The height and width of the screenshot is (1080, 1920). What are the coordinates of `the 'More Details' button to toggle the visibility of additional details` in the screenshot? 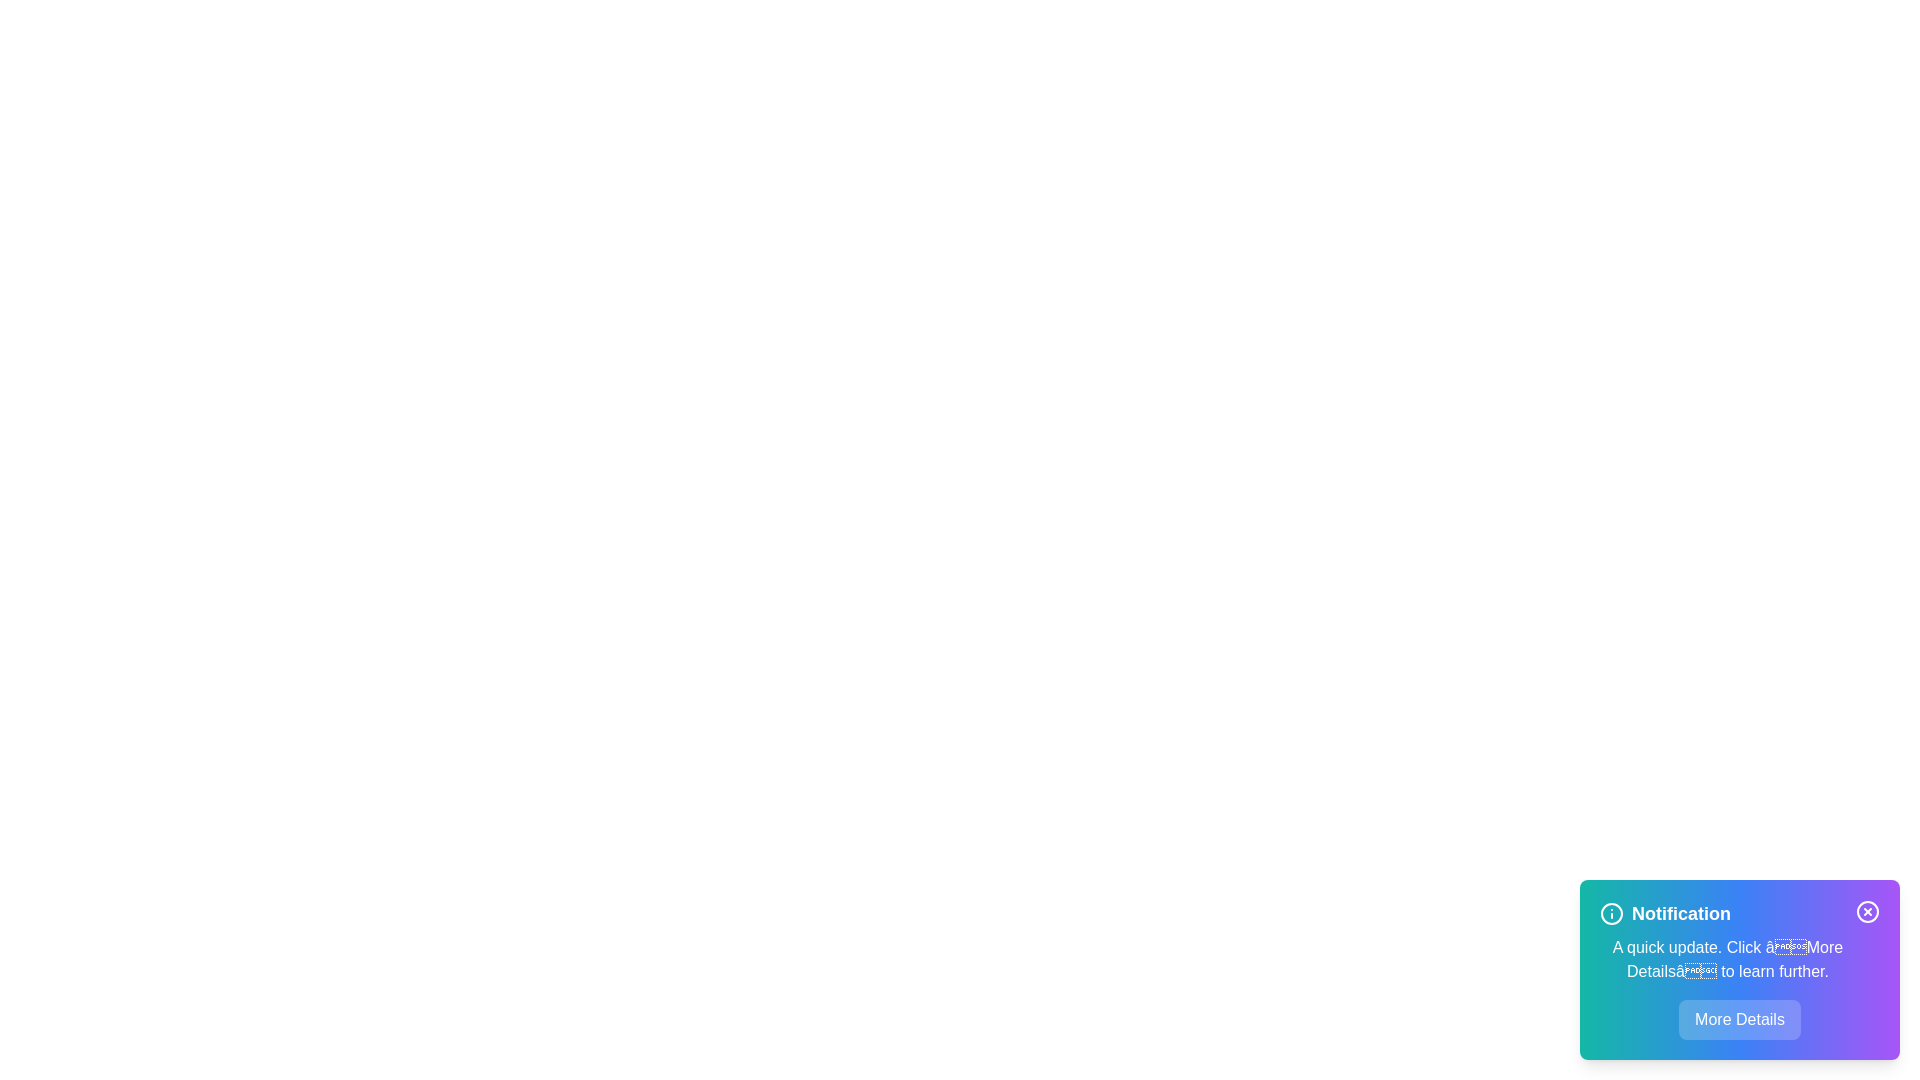 It's located at (1738, 1019).